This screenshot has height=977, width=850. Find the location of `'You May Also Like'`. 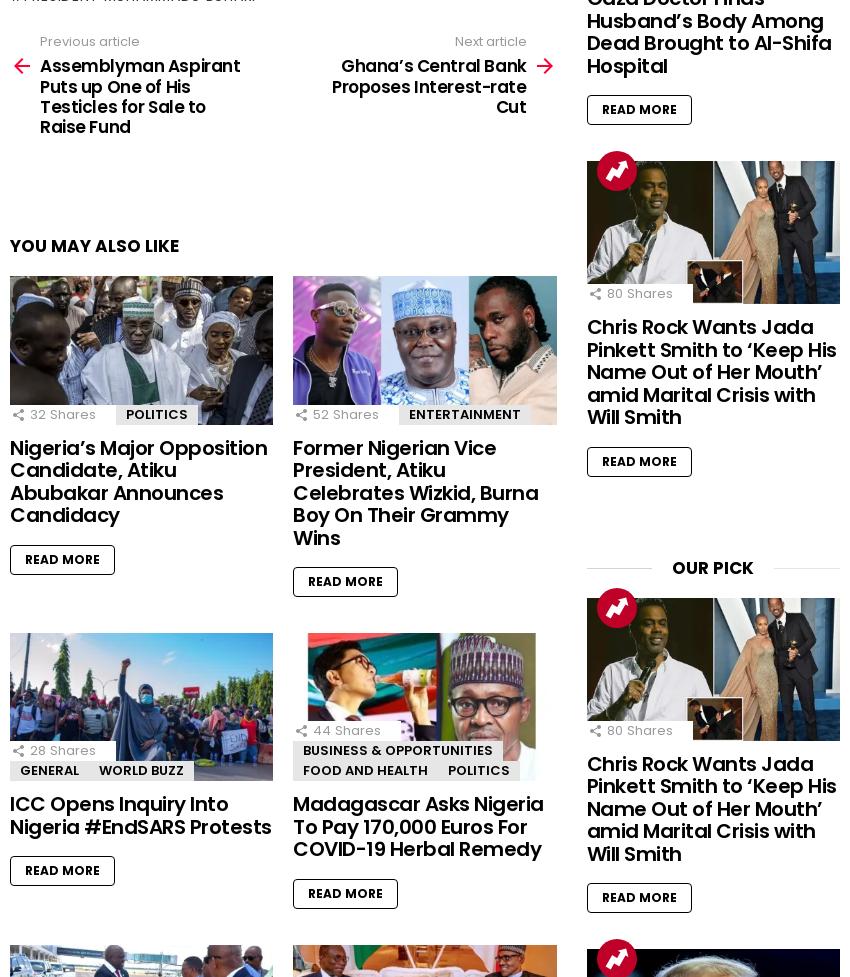

'You May Also Like' is located at coordinates (93, 244).